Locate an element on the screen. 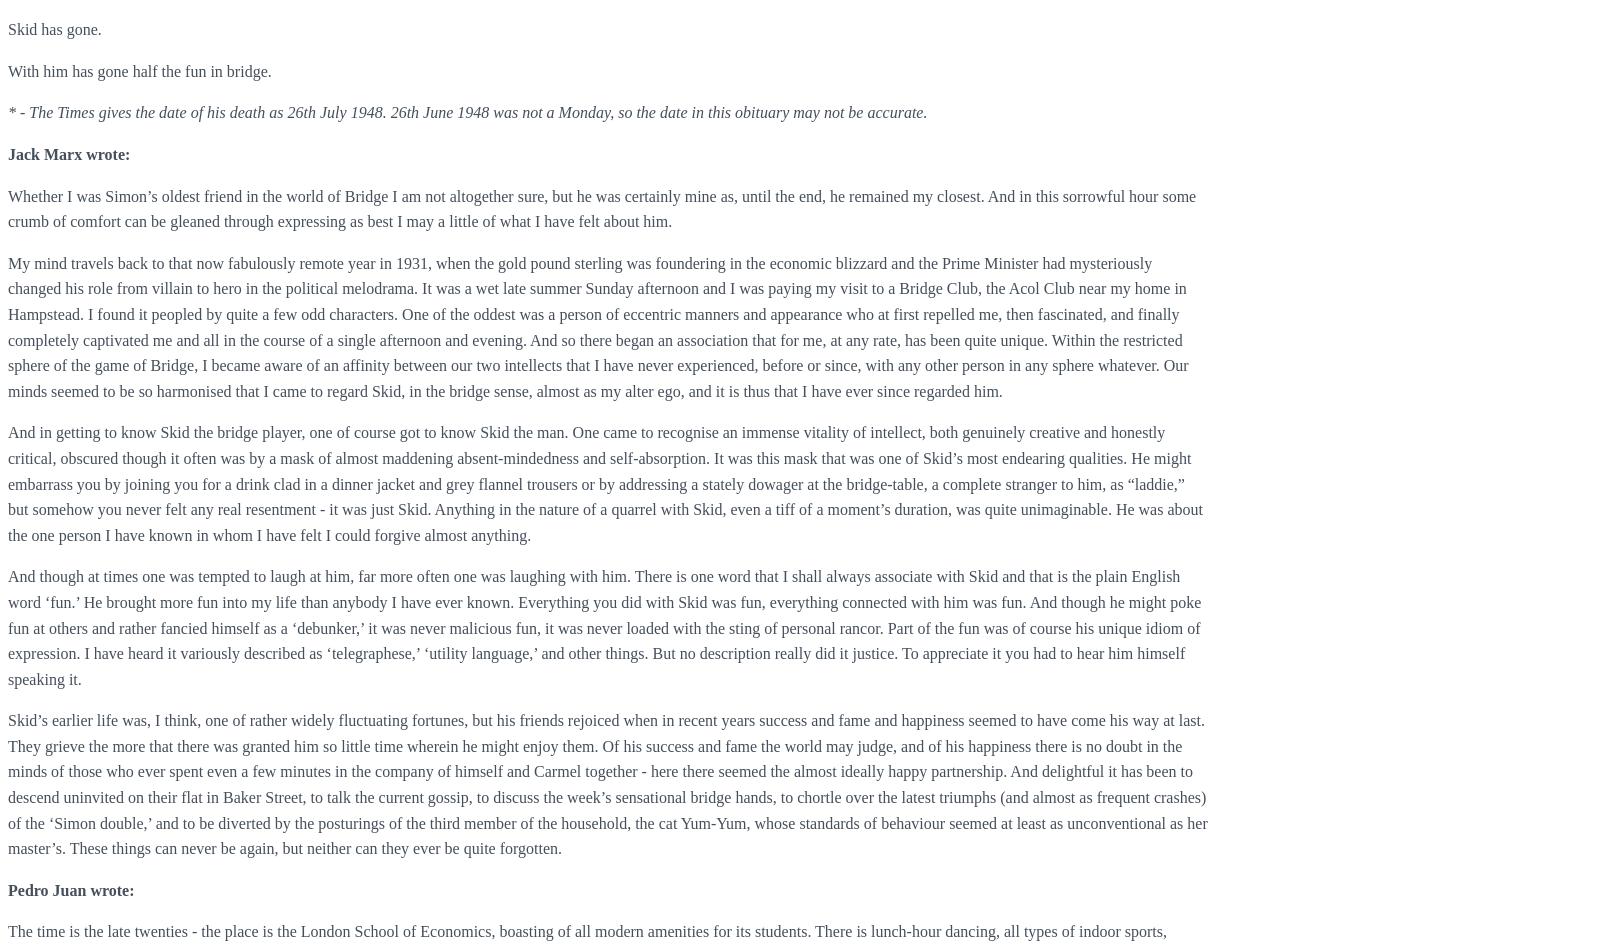 Image resolution: width=1600 pixels, height=948 pixels. 'Skid has gone.' is located at coordinates (53, 29).